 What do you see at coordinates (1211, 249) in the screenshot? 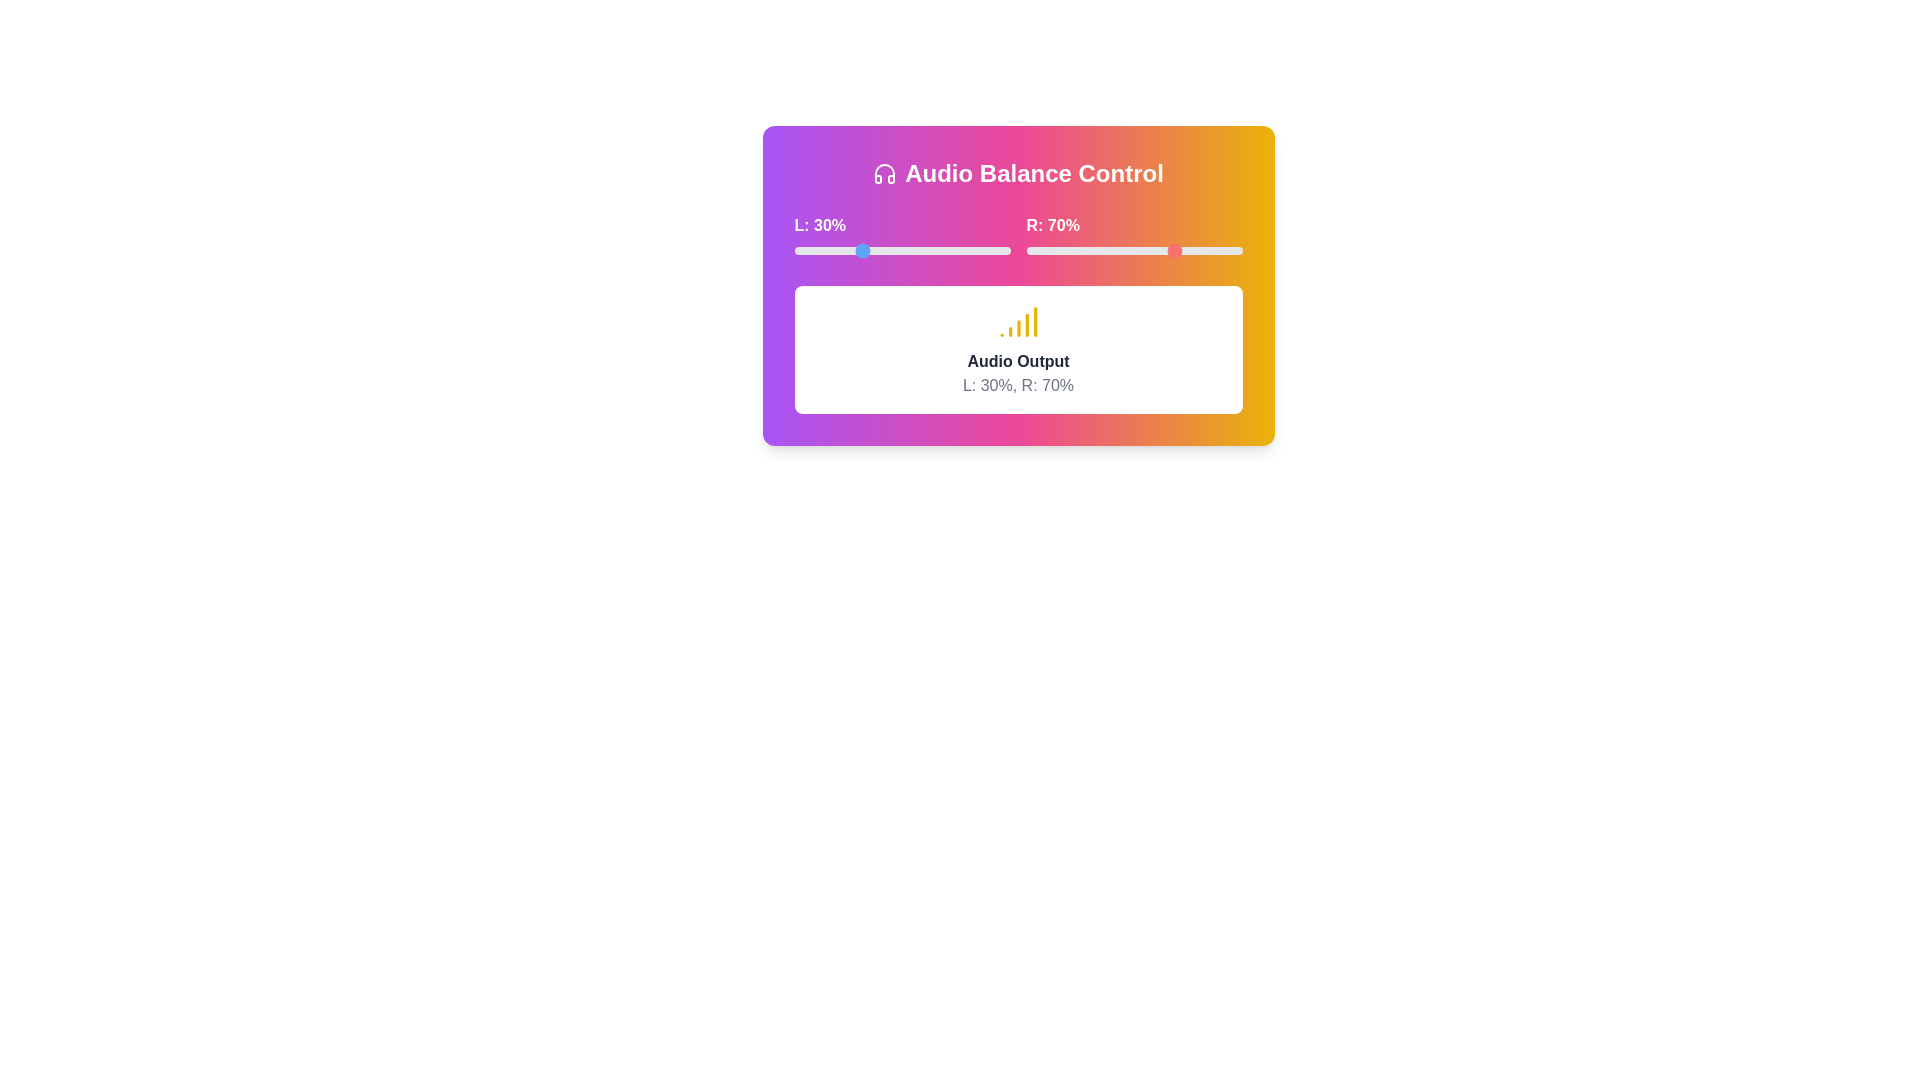
I see `the right volume slider to 86%` at bounding box center [1211, 249].